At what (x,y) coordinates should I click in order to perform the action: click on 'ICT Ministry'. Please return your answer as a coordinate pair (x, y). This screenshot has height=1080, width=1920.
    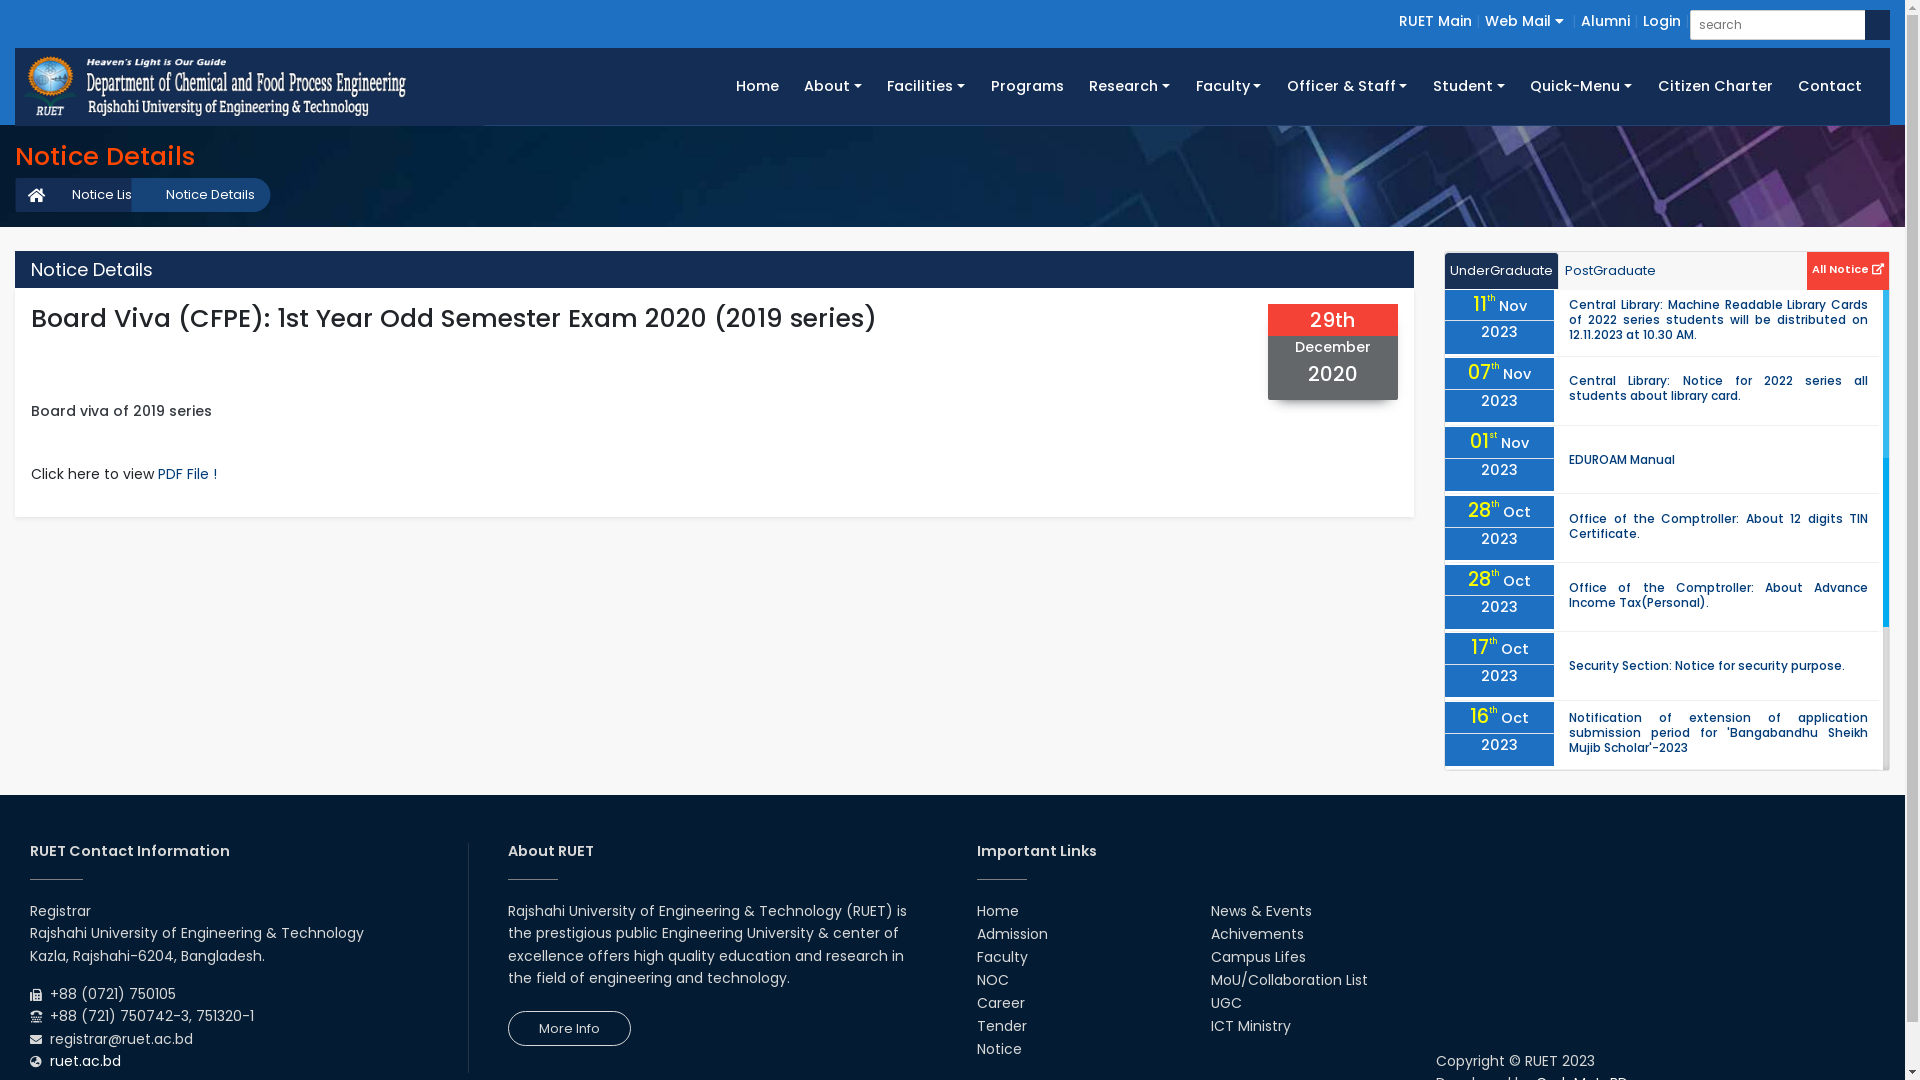
    Looking at the image, I should click on (1250, 1026).